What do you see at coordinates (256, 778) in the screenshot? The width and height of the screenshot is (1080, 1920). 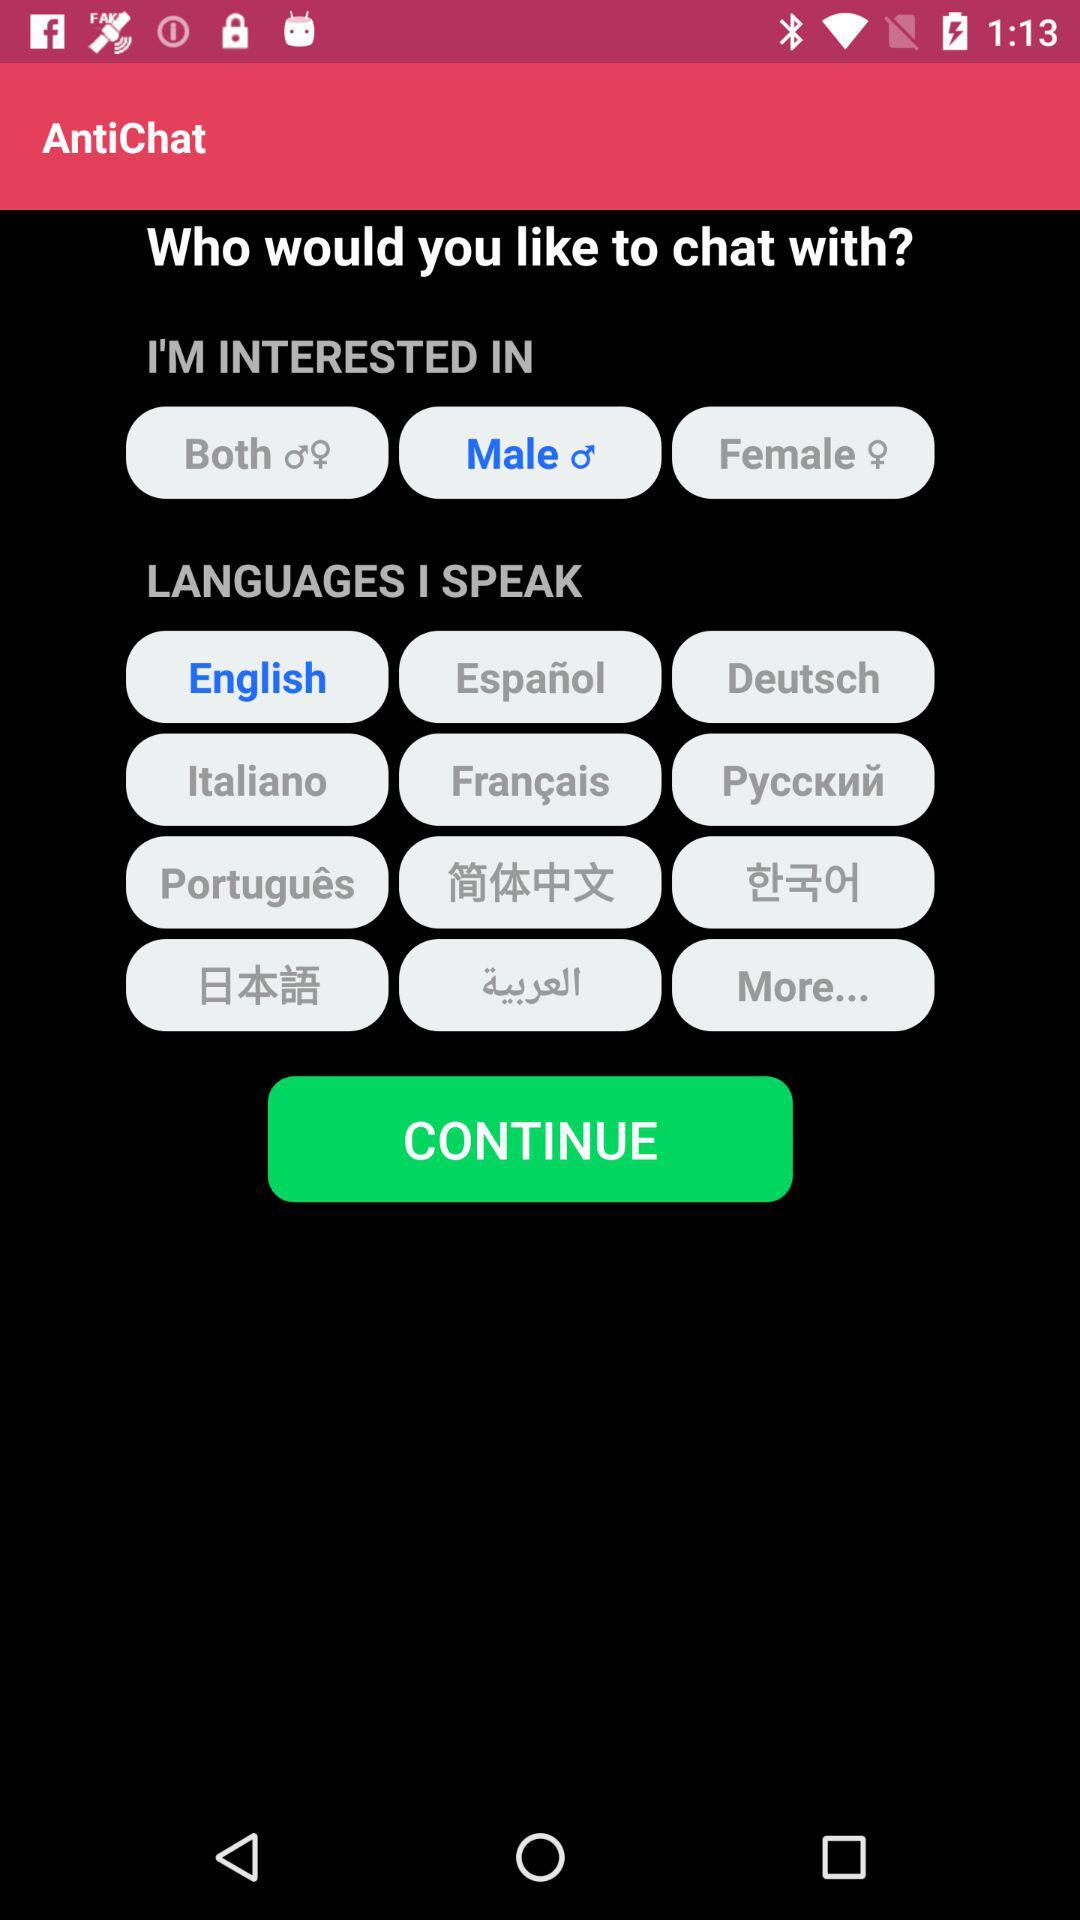 I see `the item below english` at bounding box center [256, 778].